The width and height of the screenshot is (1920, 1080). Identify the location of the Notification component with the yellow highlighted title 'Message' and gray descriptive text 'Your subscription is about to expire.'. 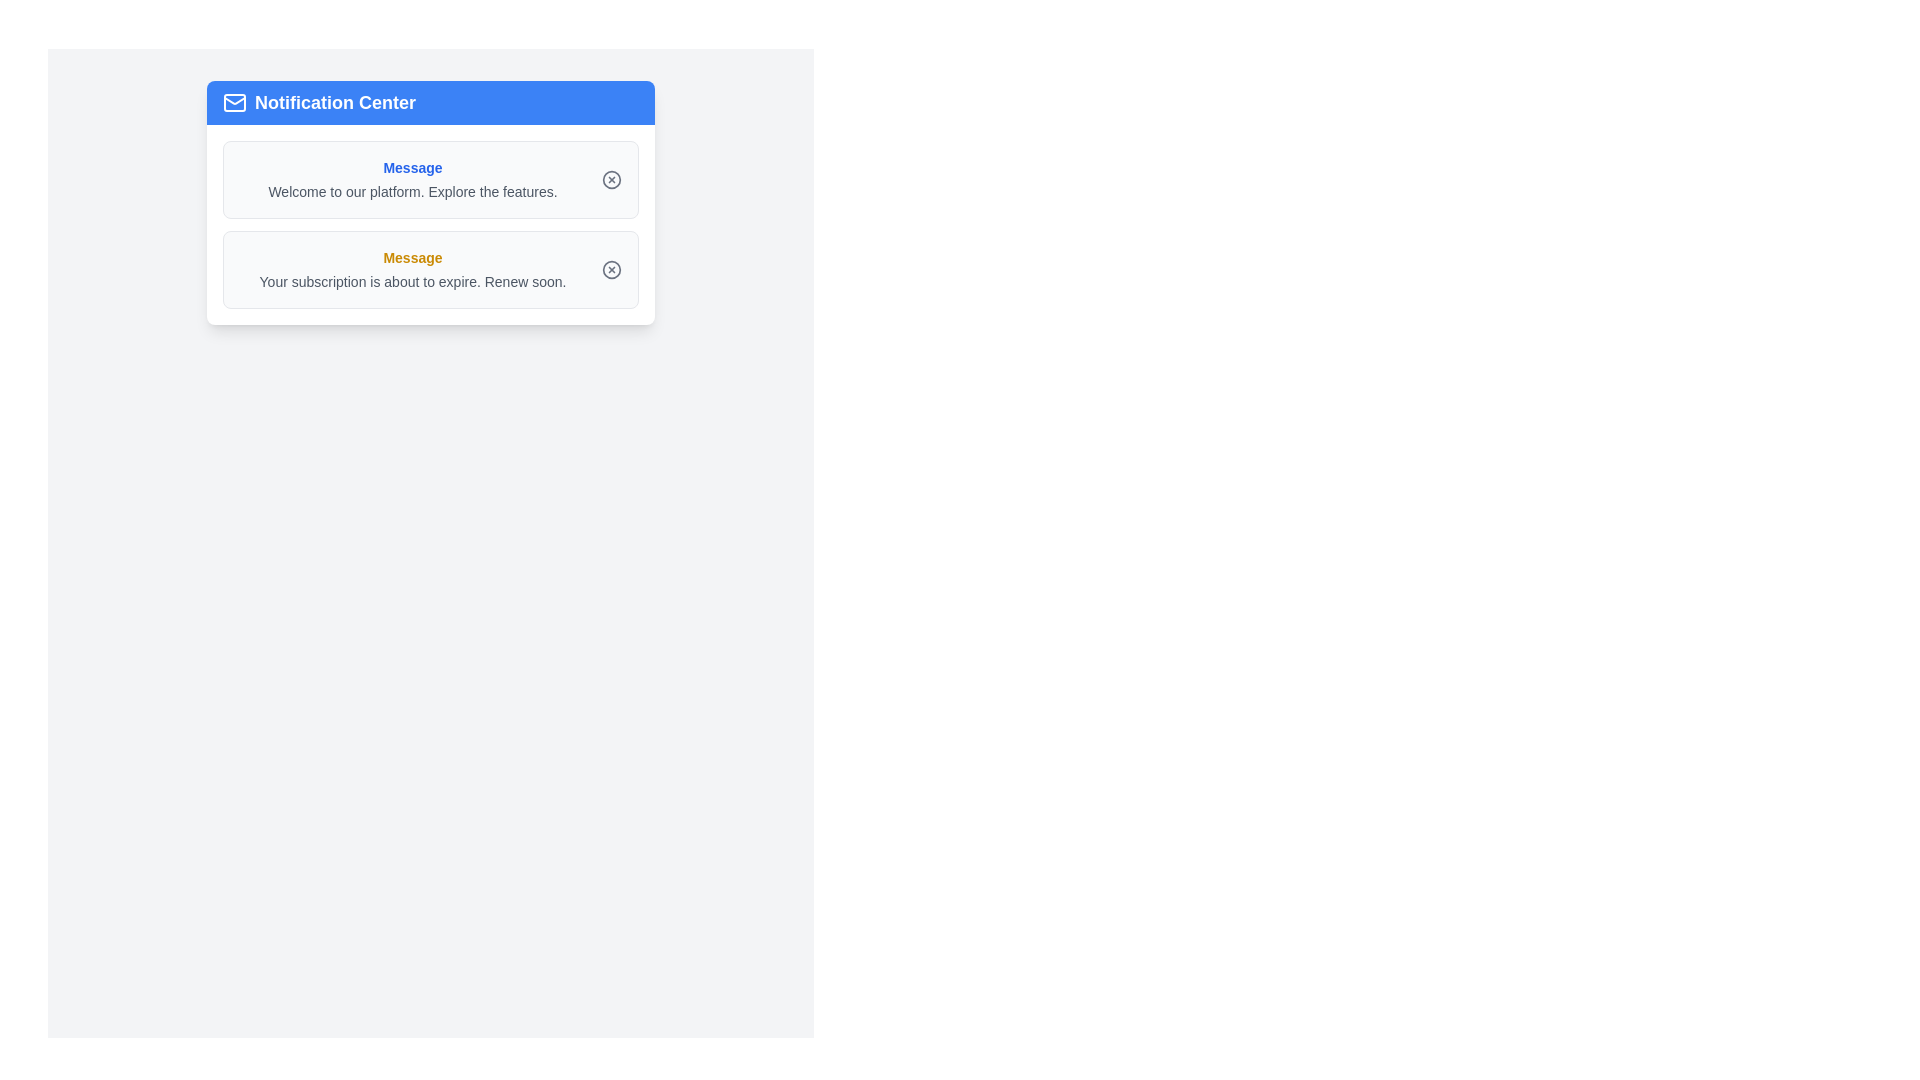
(430, 270).